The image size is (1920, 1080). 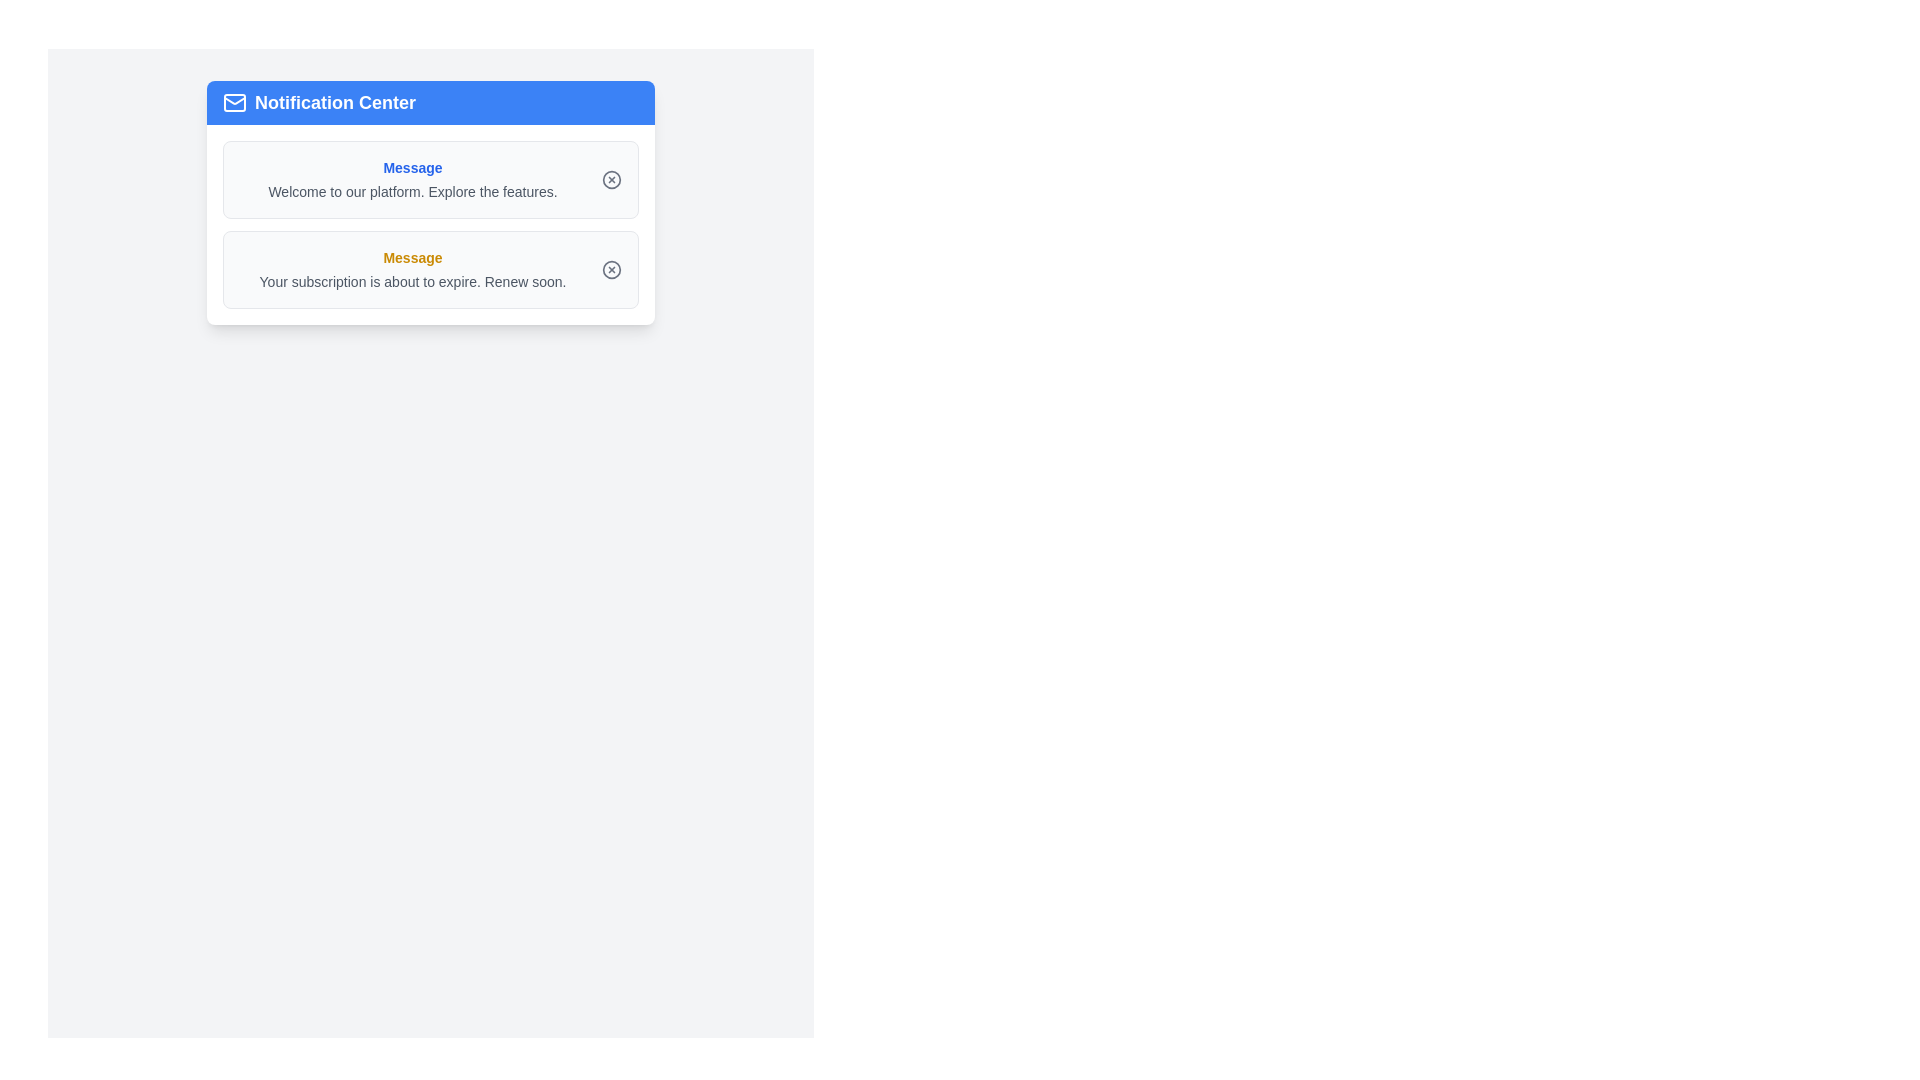 I want to click on the circular outline graphic that is part of an icon located near the top right corner of the second notification box below the 'Notification Center' header, so click(x=610, y=270).